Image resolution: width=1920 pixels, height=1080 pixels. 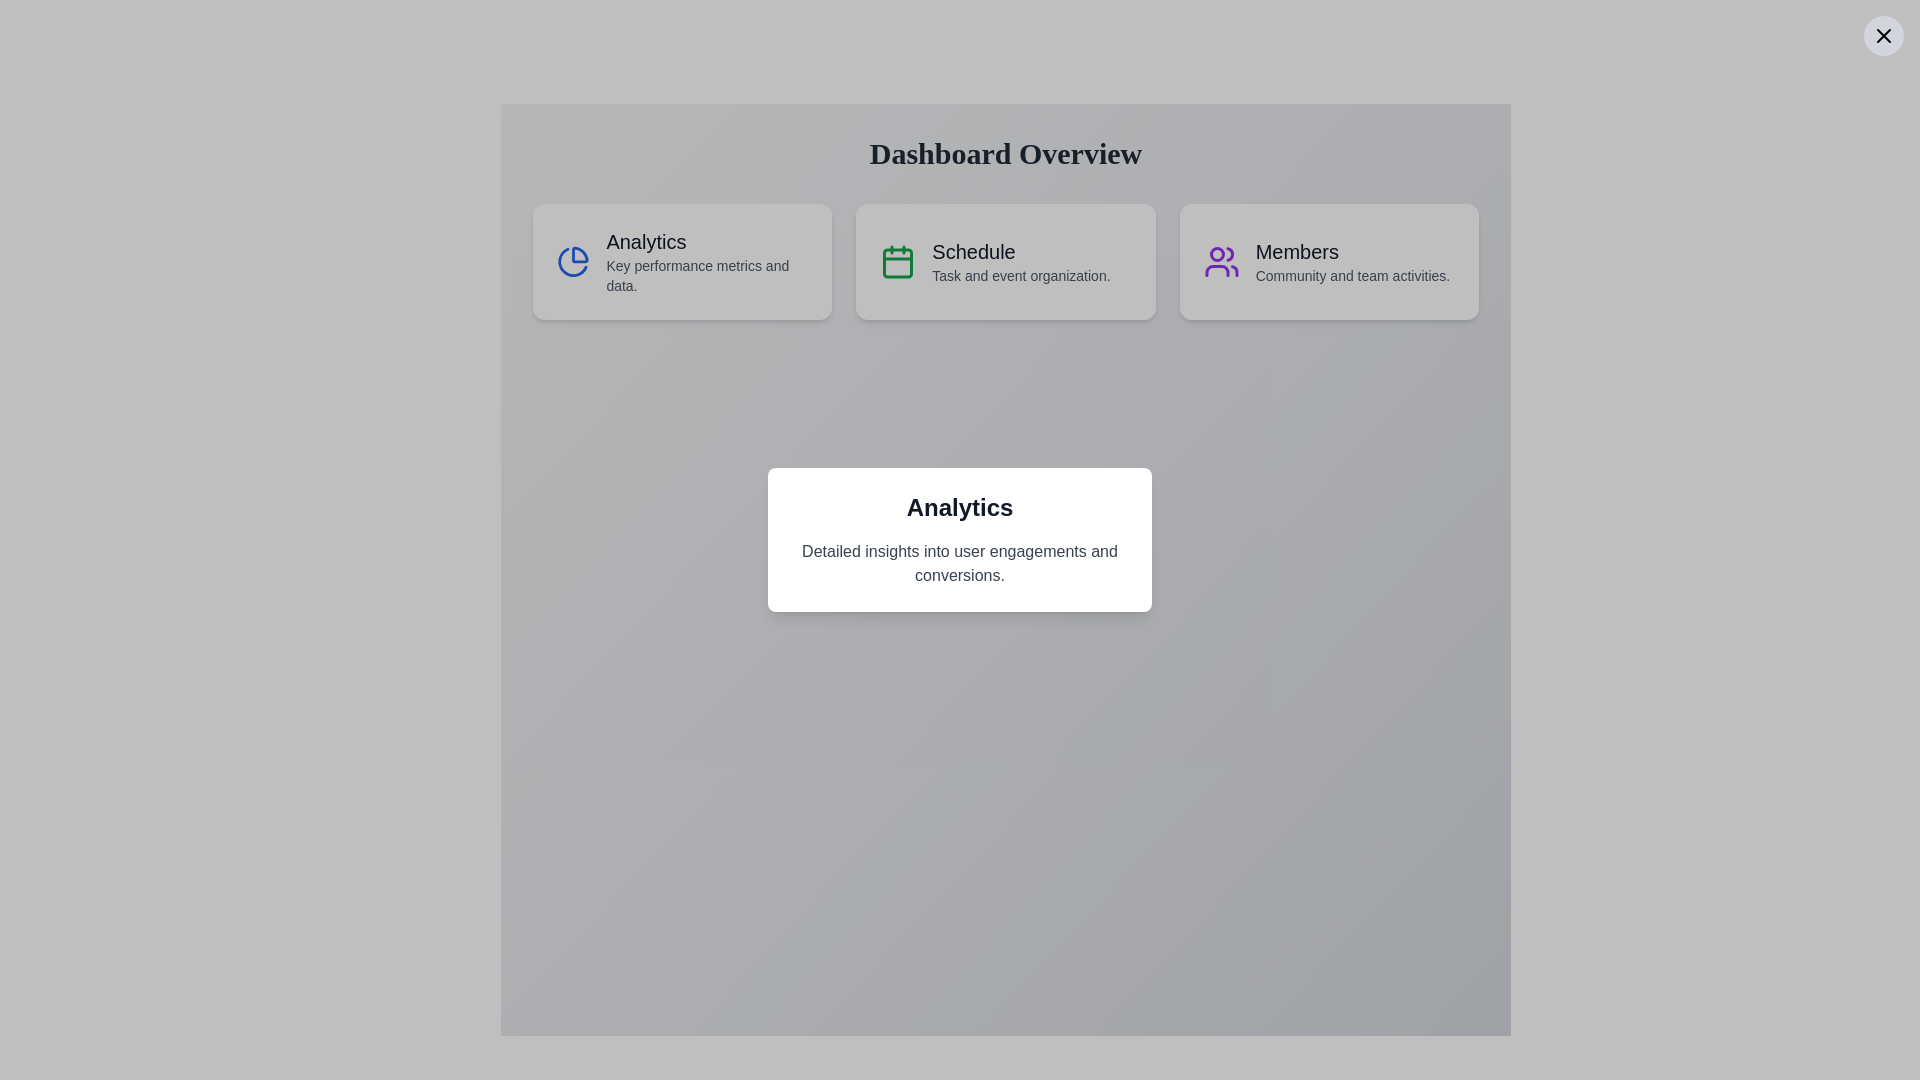 I want to click on the calendar icon located in the top row of the Dashboard Overview menu, so click(x=897, y=262).